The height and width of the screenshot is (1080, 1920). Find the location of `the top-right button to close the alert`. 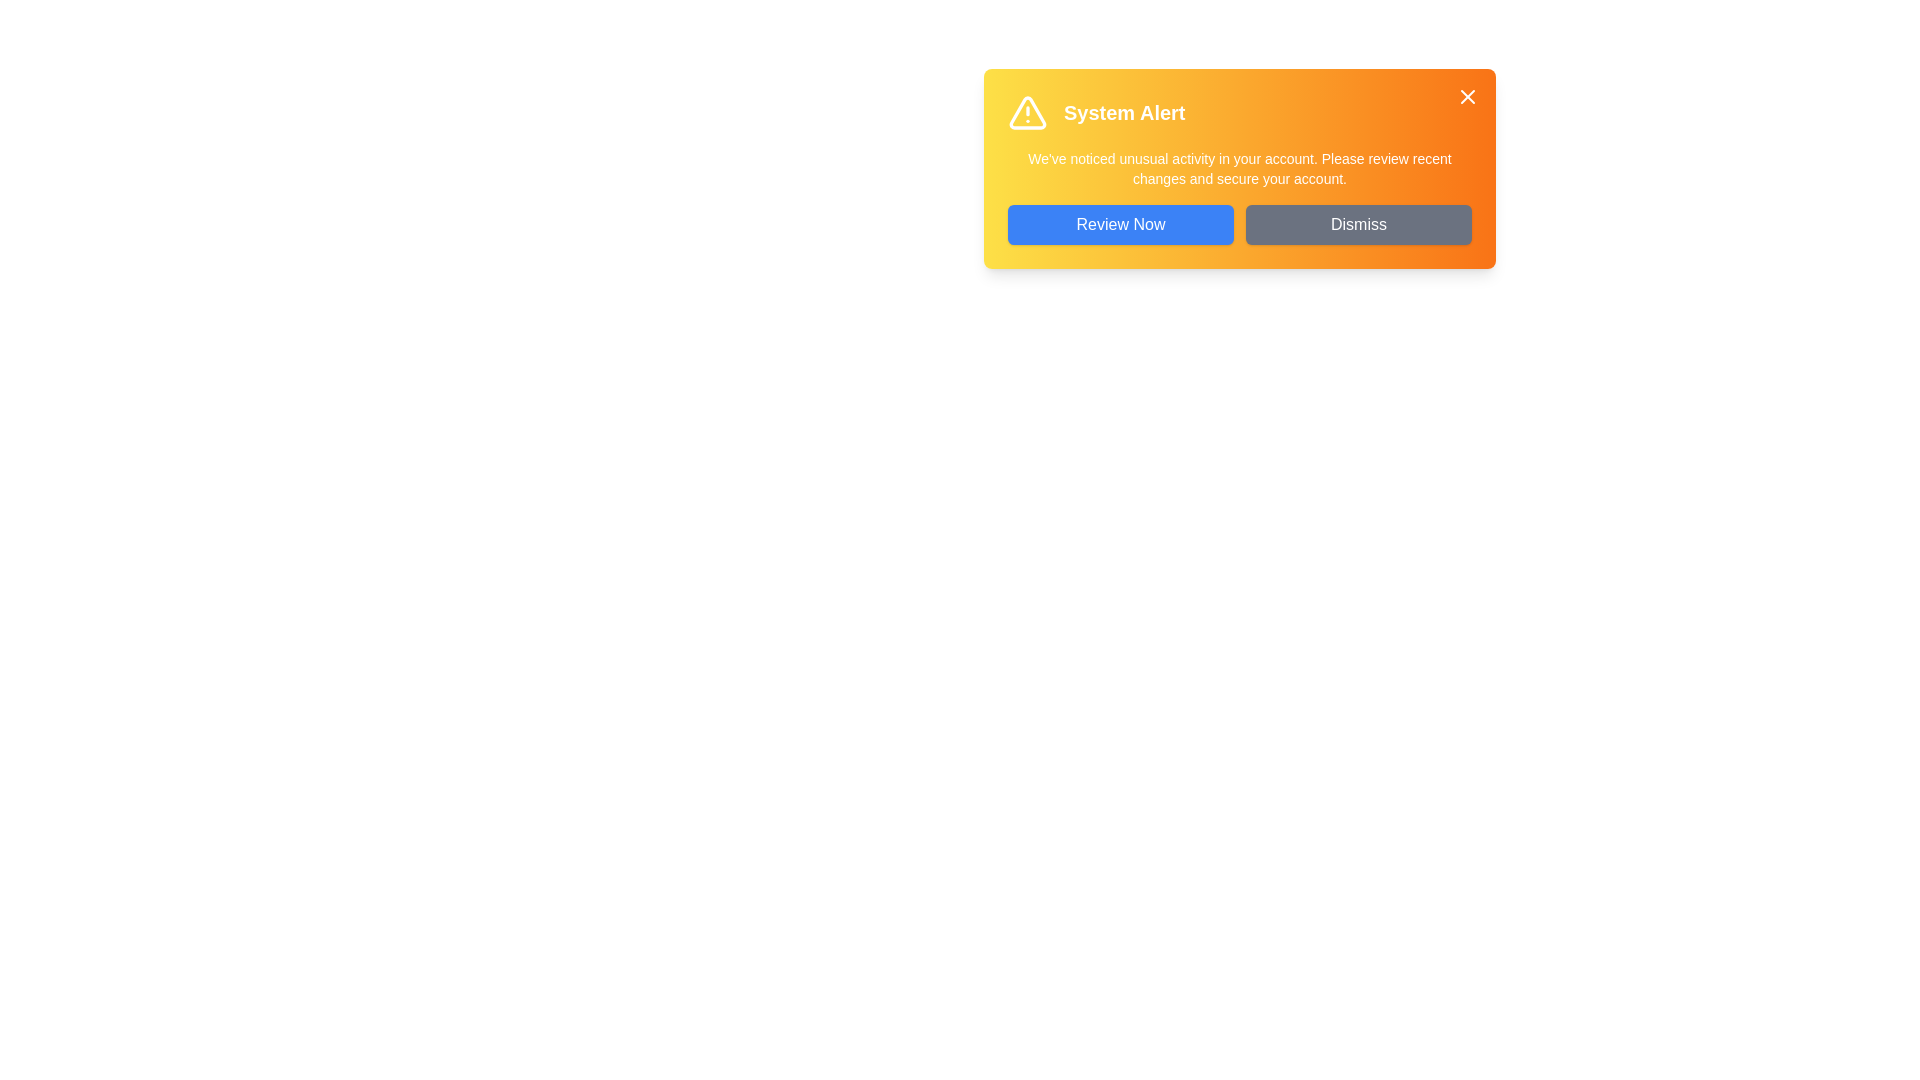

the top-right button to close the alert is located at coordinates (1468, 96).